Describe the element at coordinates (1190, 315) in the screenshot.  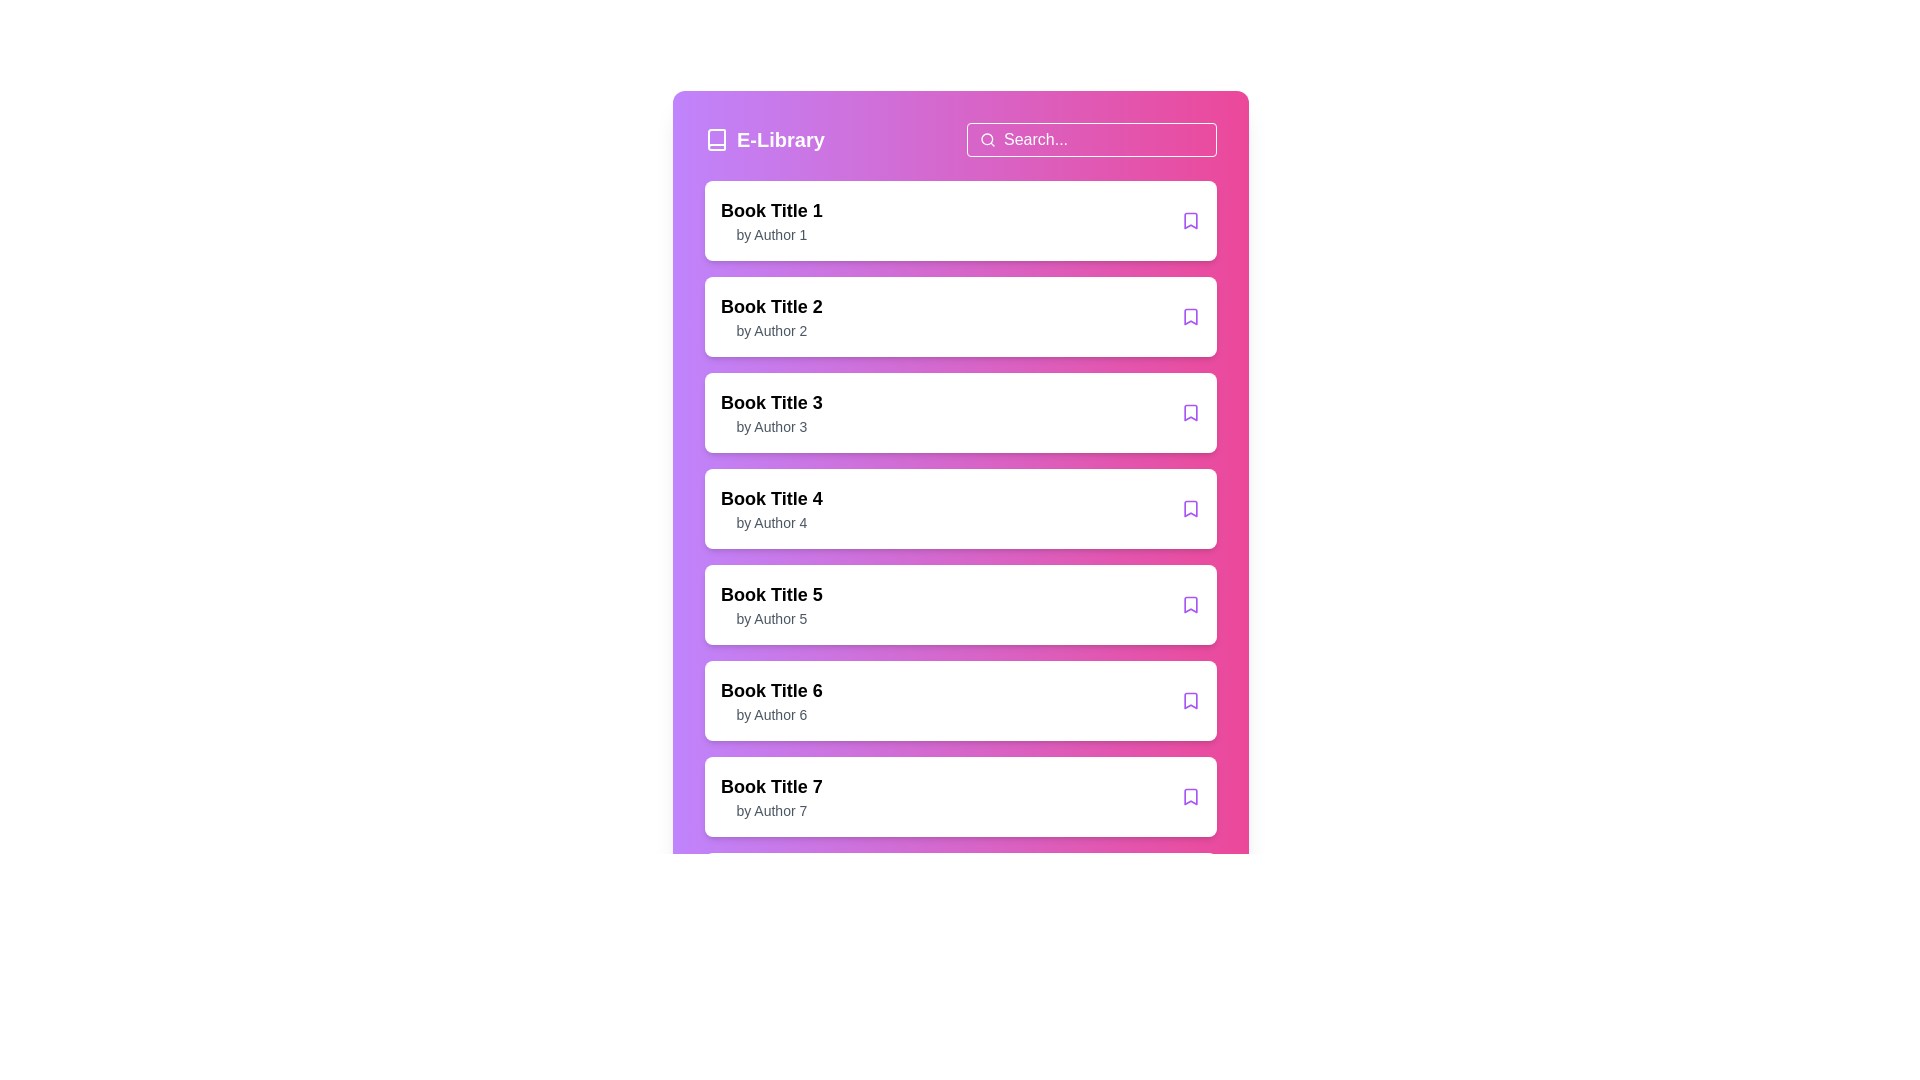
I see `the bookmark icon located to the right of the 'Book Title 2' entry` at that location.